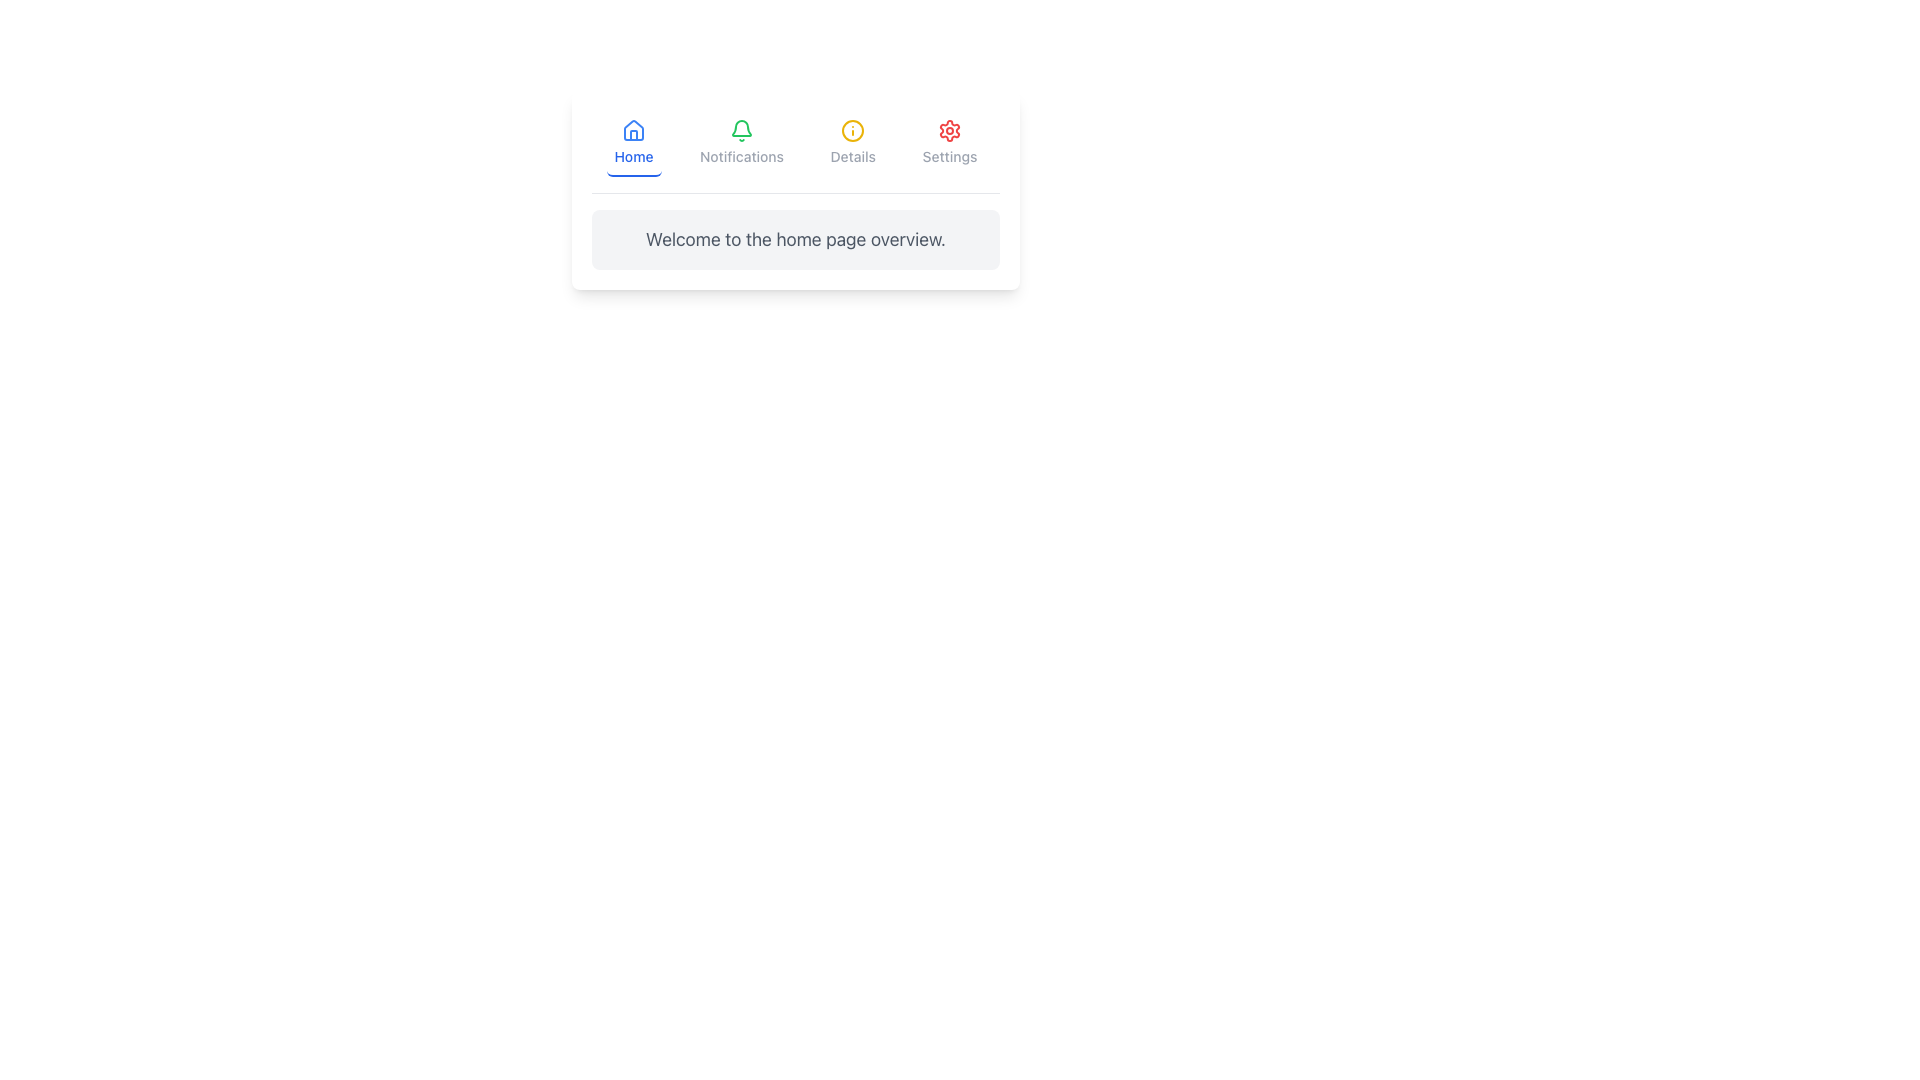 This screenshot has height=1080, width=1920. What do you see at coordinates (853, 131) in the screenshot?
I see `the icon representing the 'Details' section in the navigation bar` at bounding box center [853, 131].